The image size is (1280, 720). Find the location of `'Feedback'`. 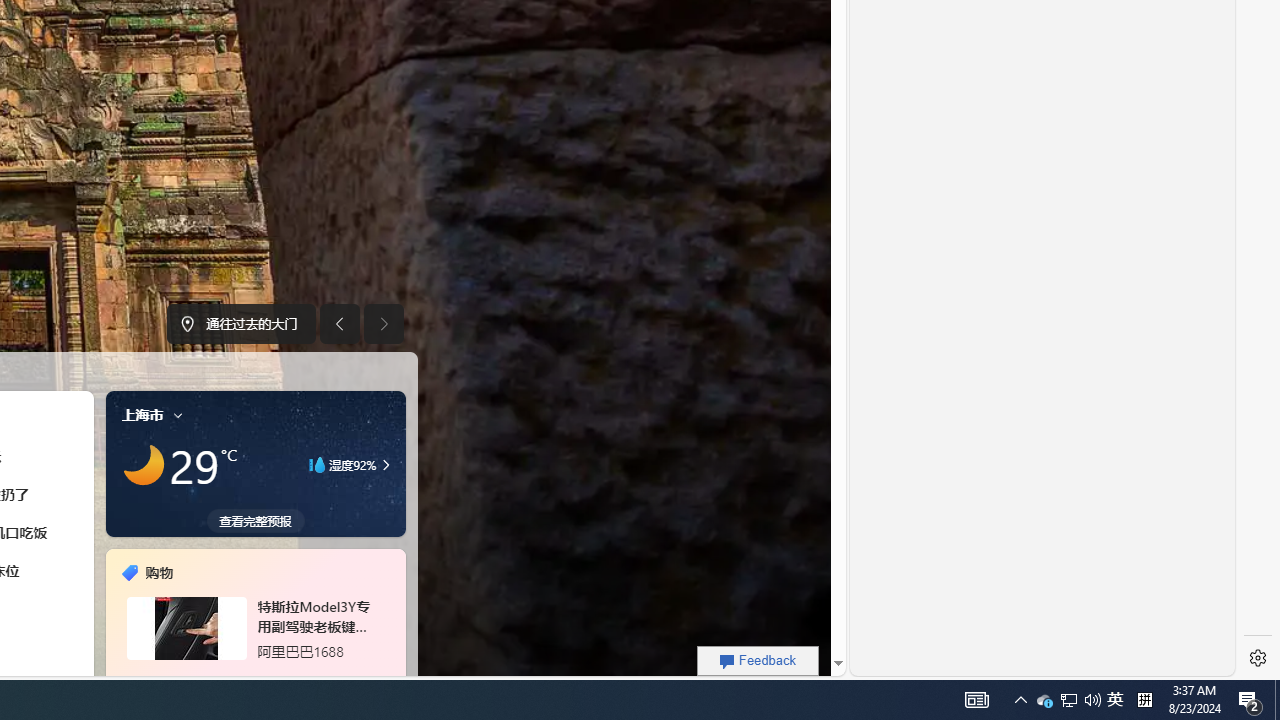

'Feedback' is located at coordinates (757, 660).